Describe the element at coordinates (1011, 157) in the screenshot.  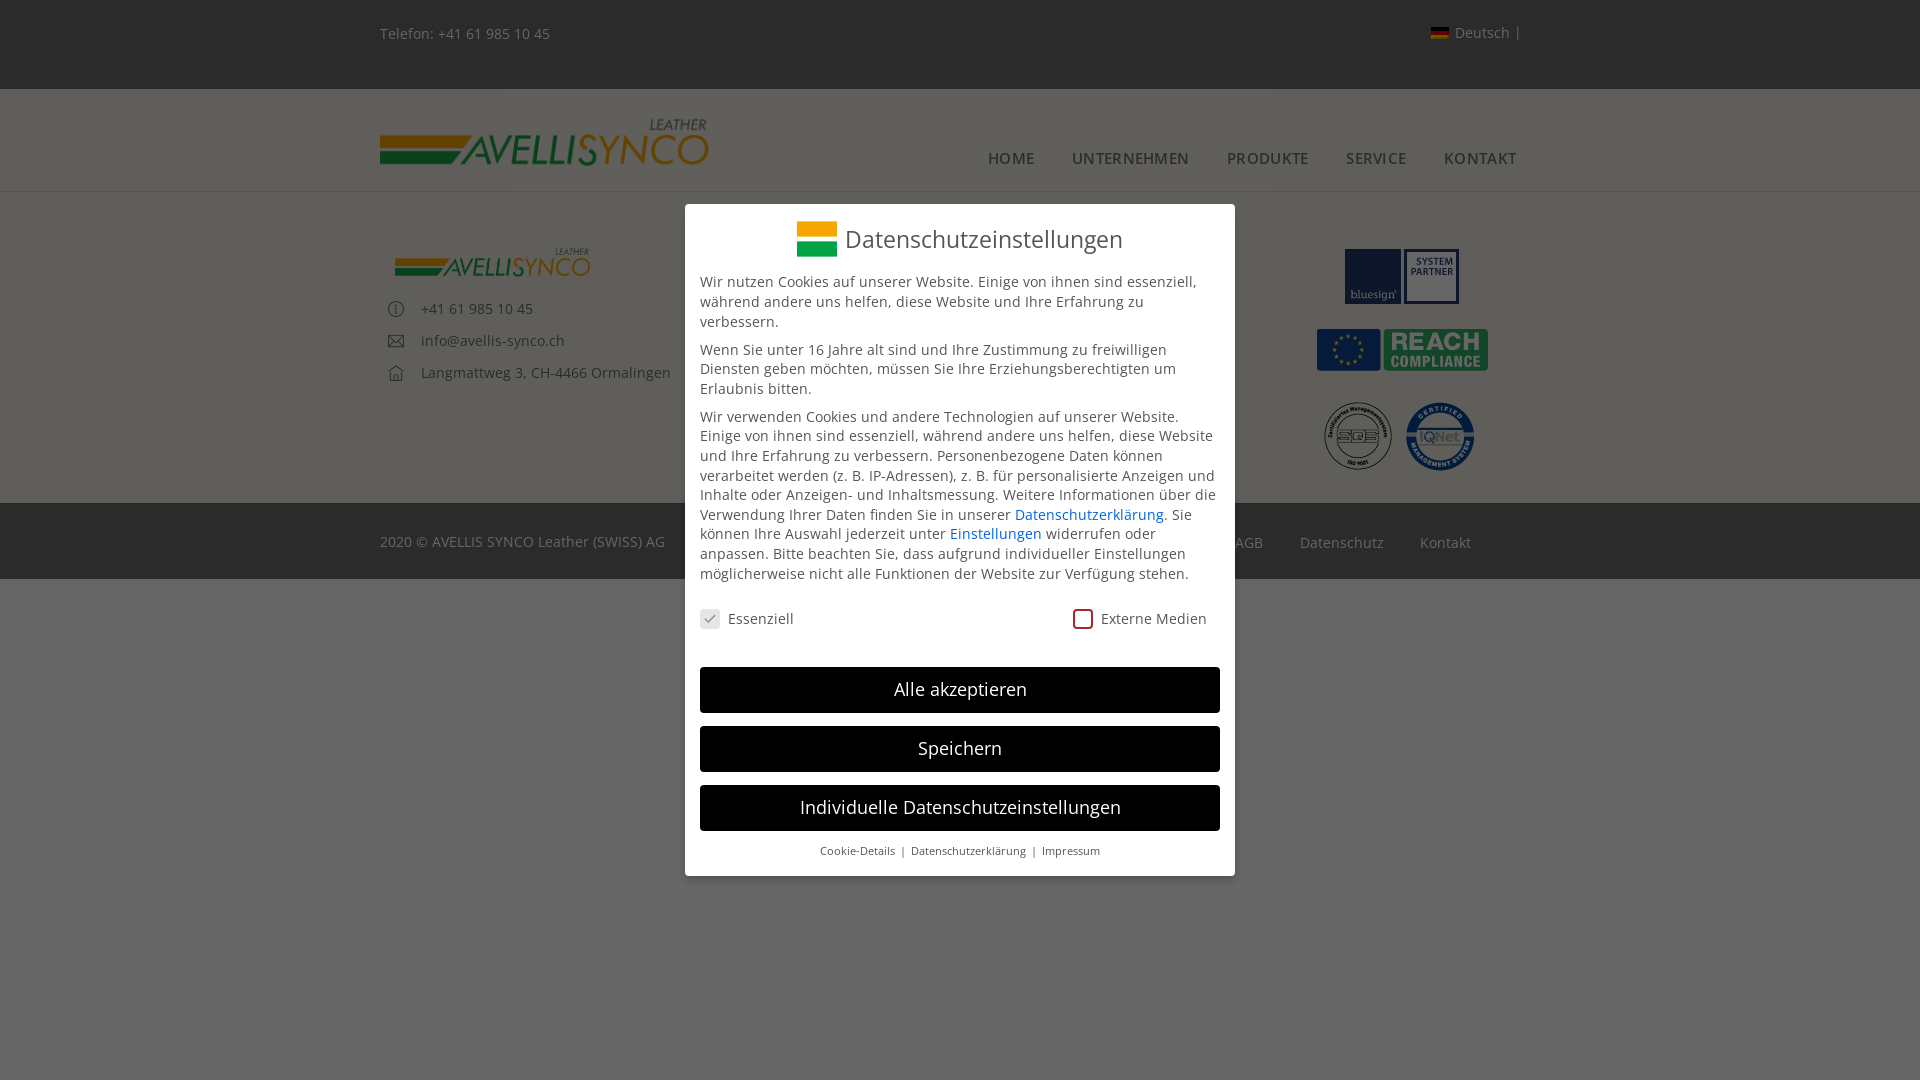
I see `'HOME'` at that location.